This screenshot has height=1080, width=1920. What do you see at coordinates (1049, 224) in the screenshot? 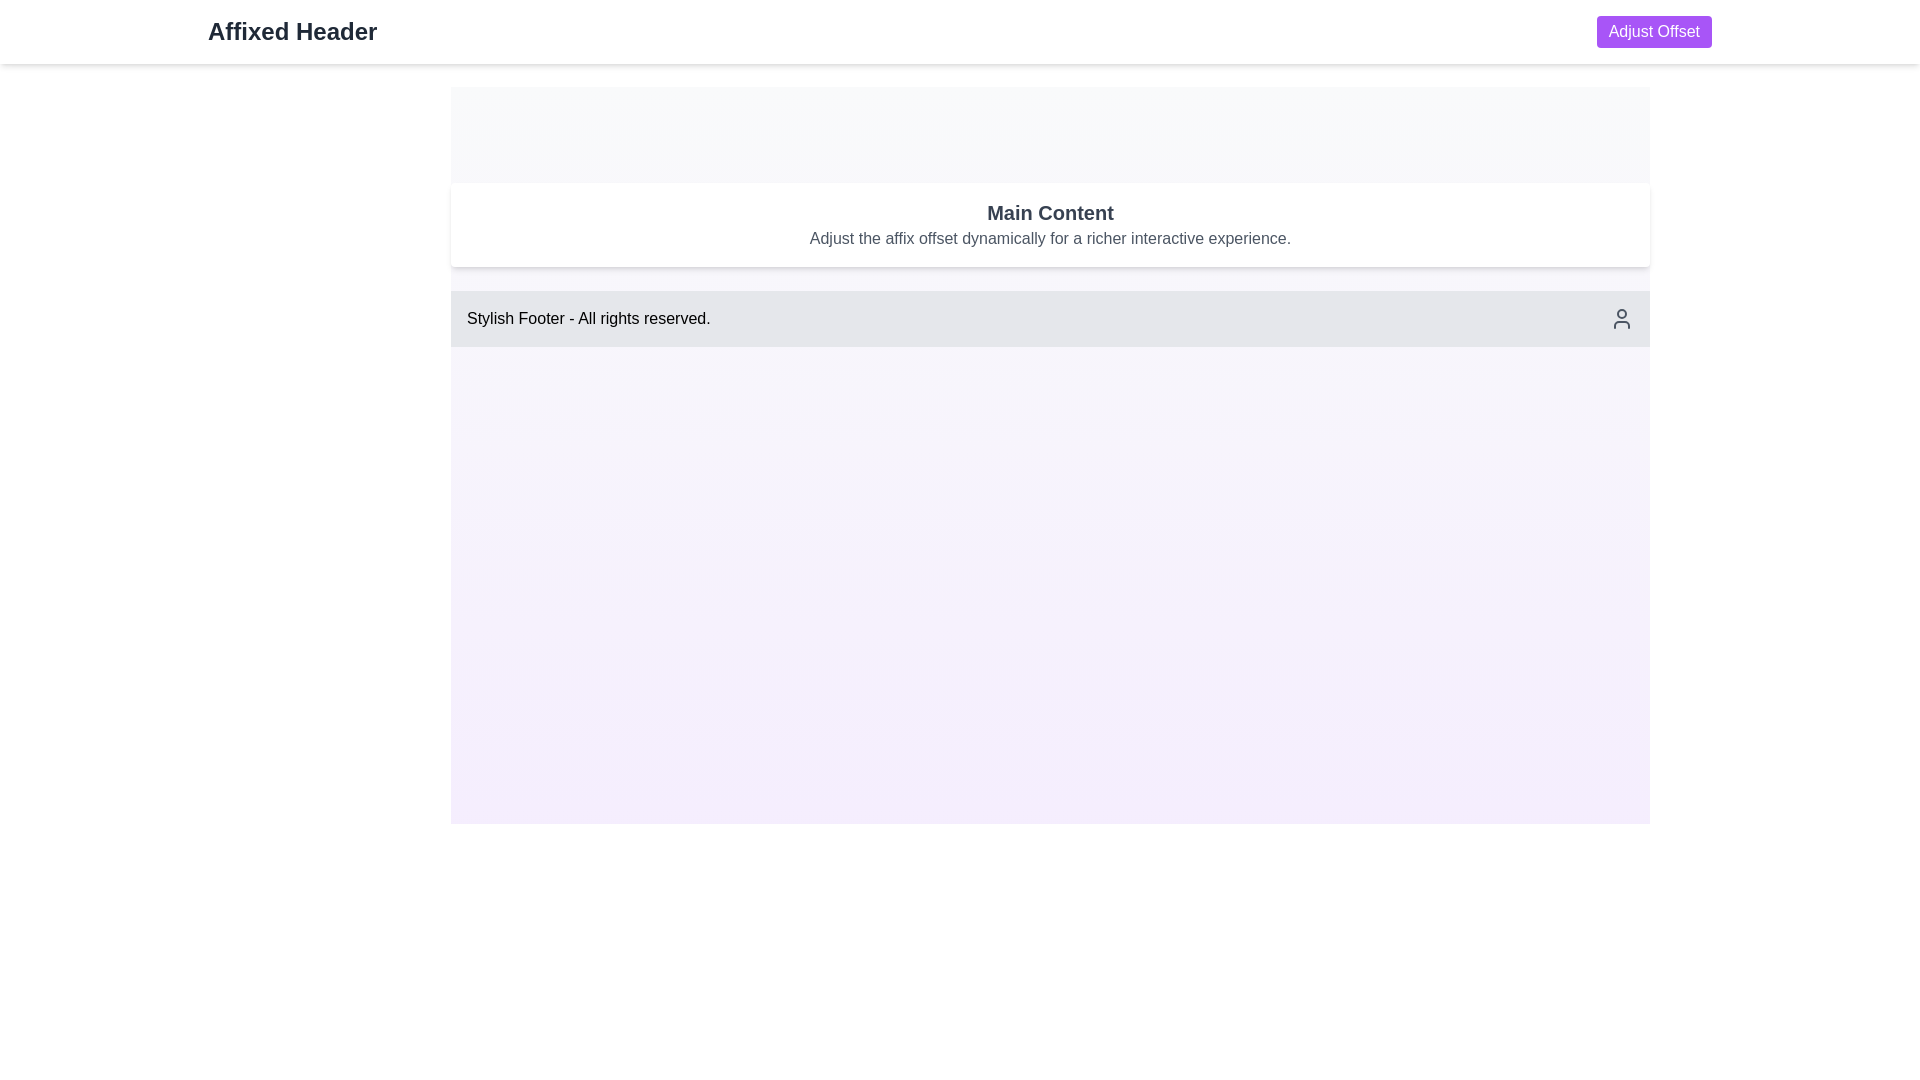
I see `the Content header block that provides a section title and brief explanation, located near the top-middle section of the page, just beneath the header` at bounding box center [1049, 224].